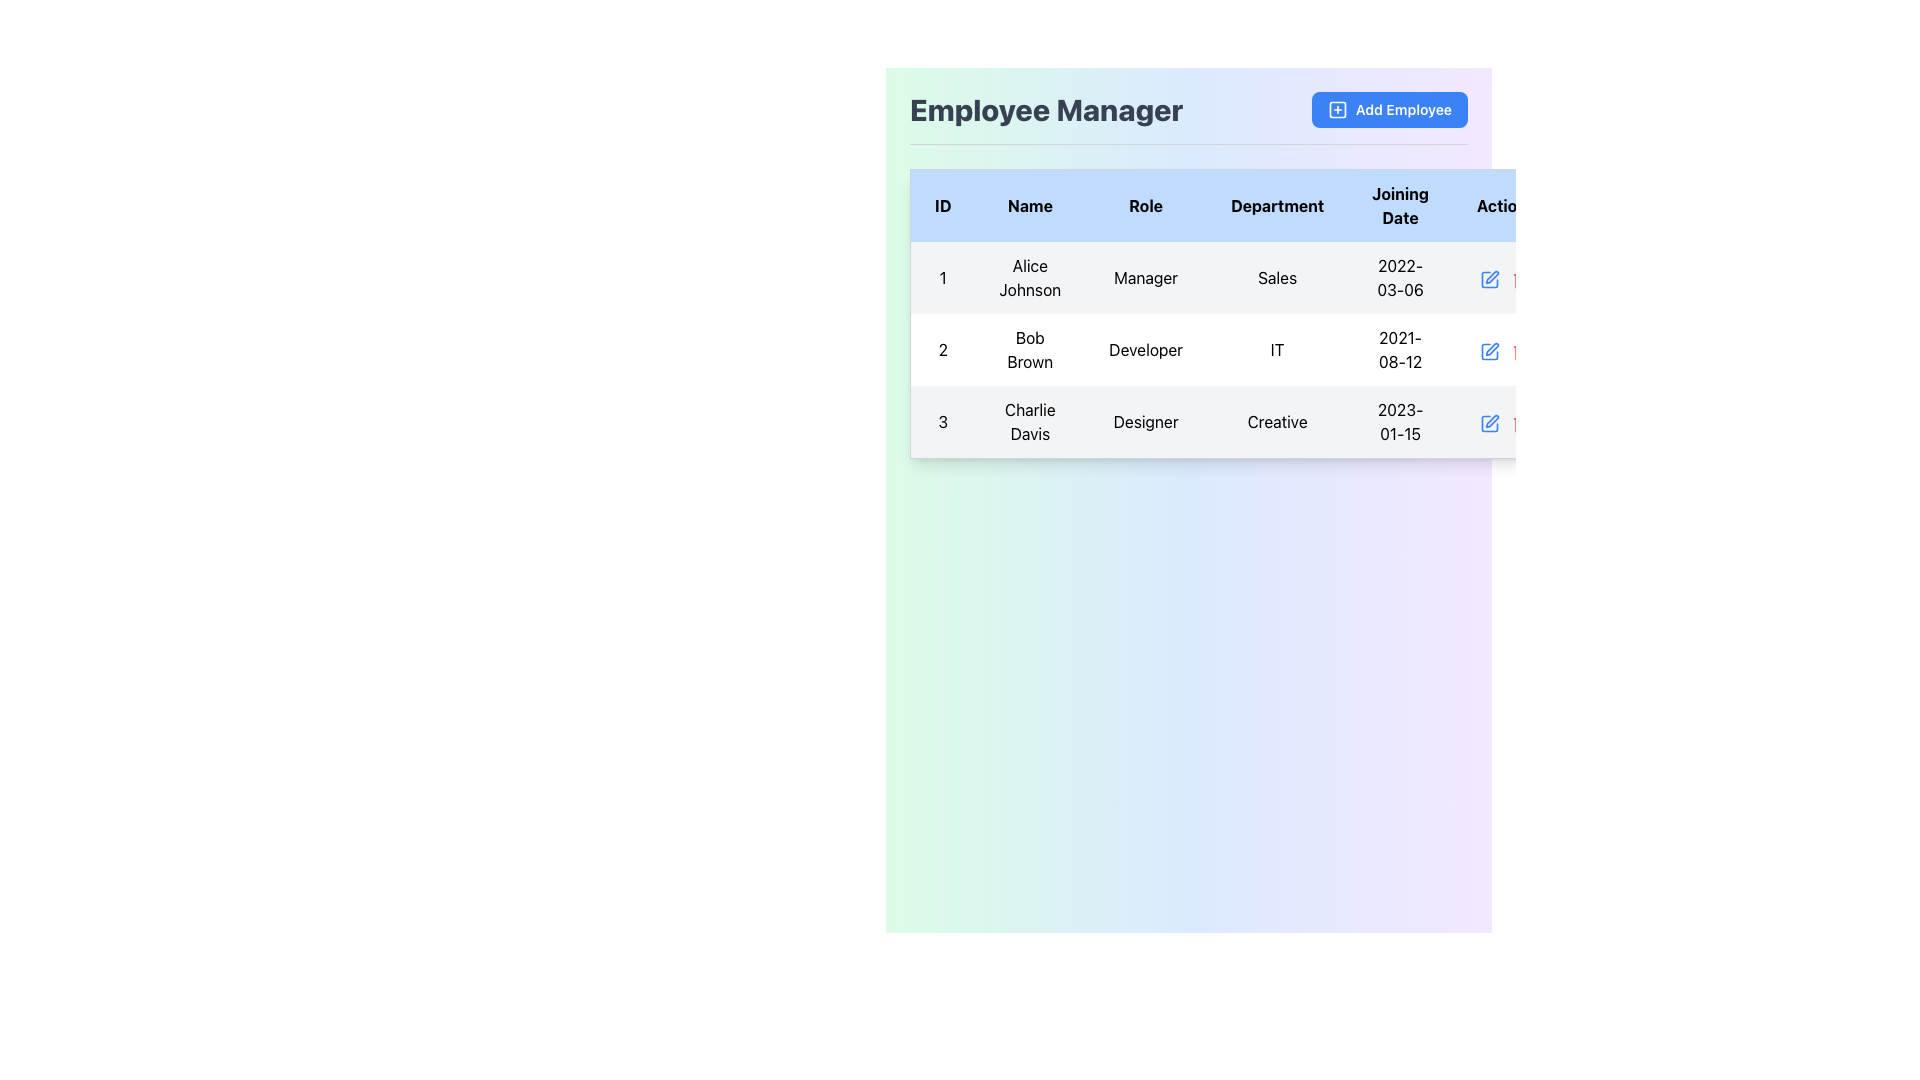 The image size is (1920, 1080). I want to click on the pen icon in the 'Action' column of the last row corresponding to 'Charlie Davis' to initiate editing, so click(1492, 419).